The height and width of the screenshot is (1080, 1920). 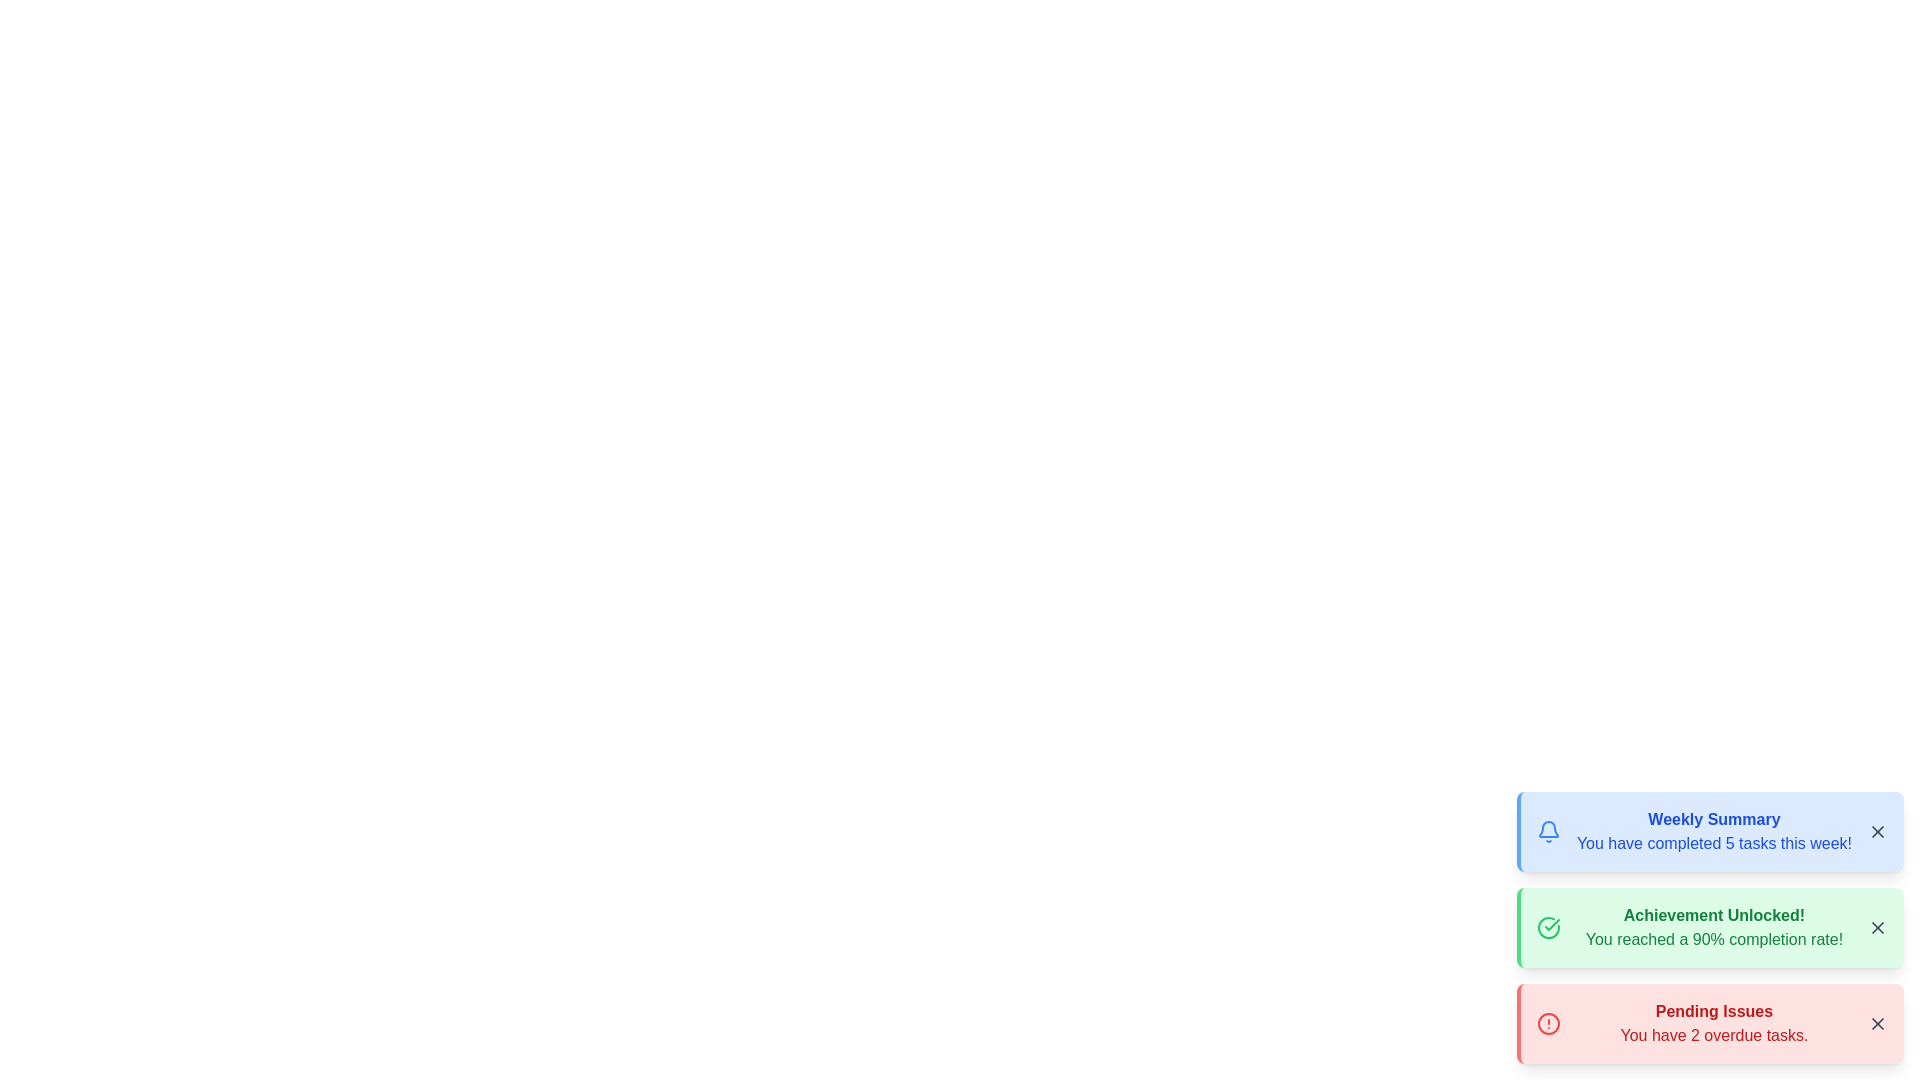 What do you see at coordinates (1876, 832) in the screenshot?
I see `dismiss button of the notification with the title Weekly Summary` at bounding box center [1876, 832].